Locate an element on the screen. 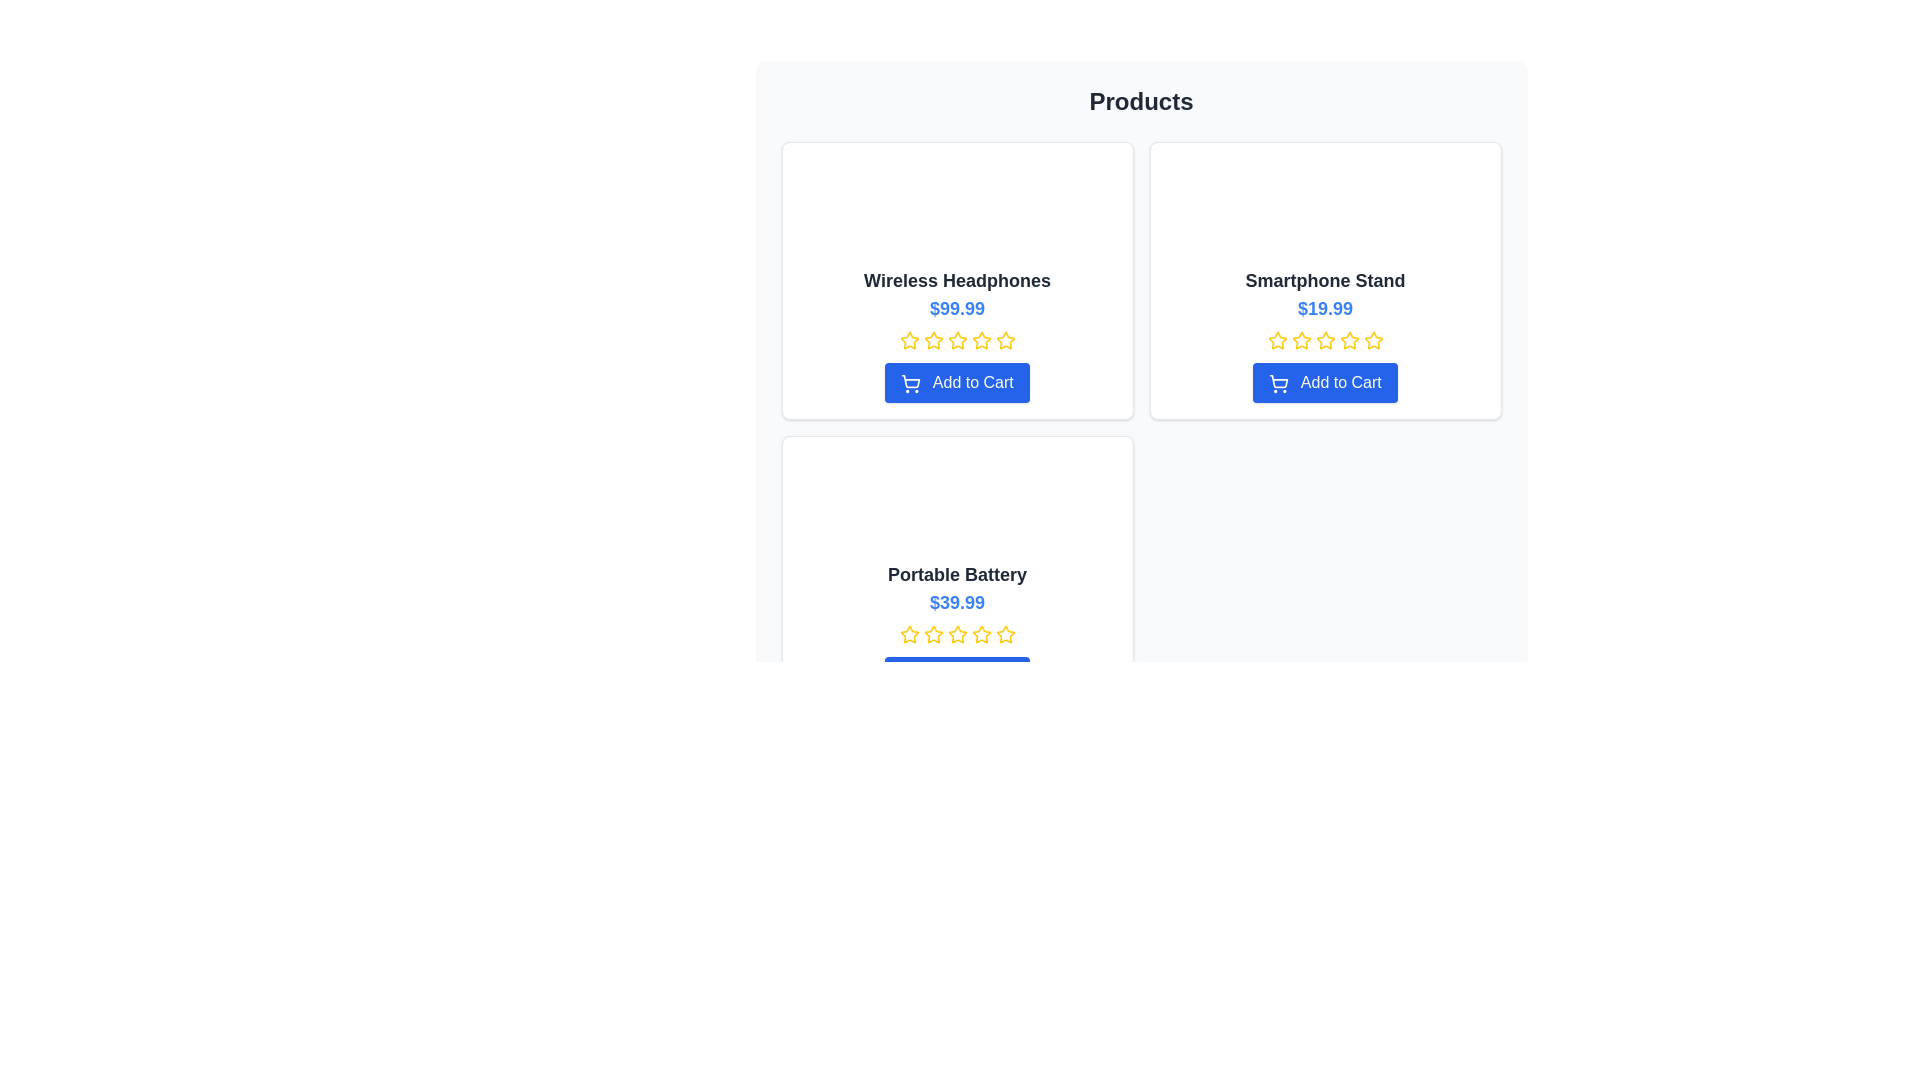 This screenshot has height=1080, width=1920. the fifth star icon with a yellow outline, located in the first row under 'Wireless Headphones', to rate it is located at coordinates (1005, 339).